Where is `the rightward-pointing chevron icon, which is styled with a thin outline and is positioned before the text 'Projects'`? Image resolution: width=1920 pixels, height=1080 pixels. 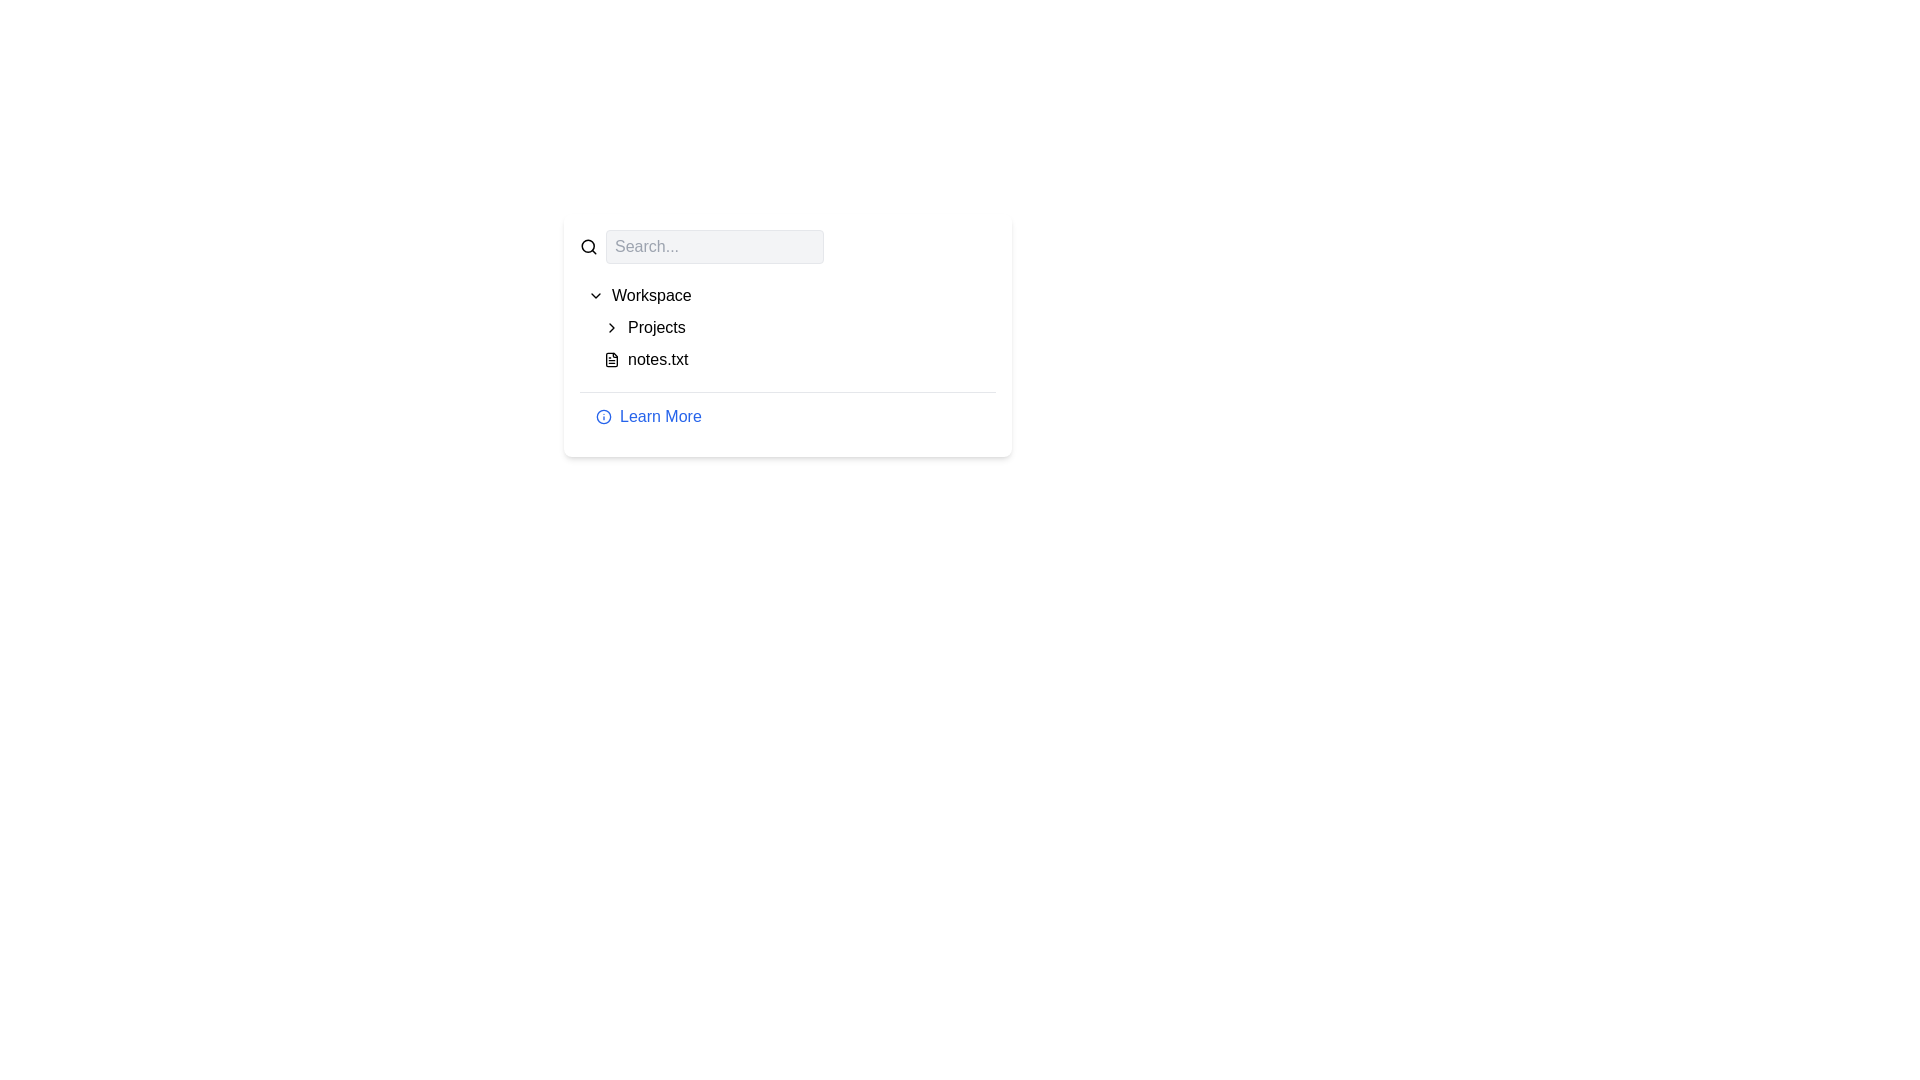
the rightward-pointing chevron icon, which is styled with a thin outline and is positioned before the text 'Projects' is located at coordinates (610, 326).